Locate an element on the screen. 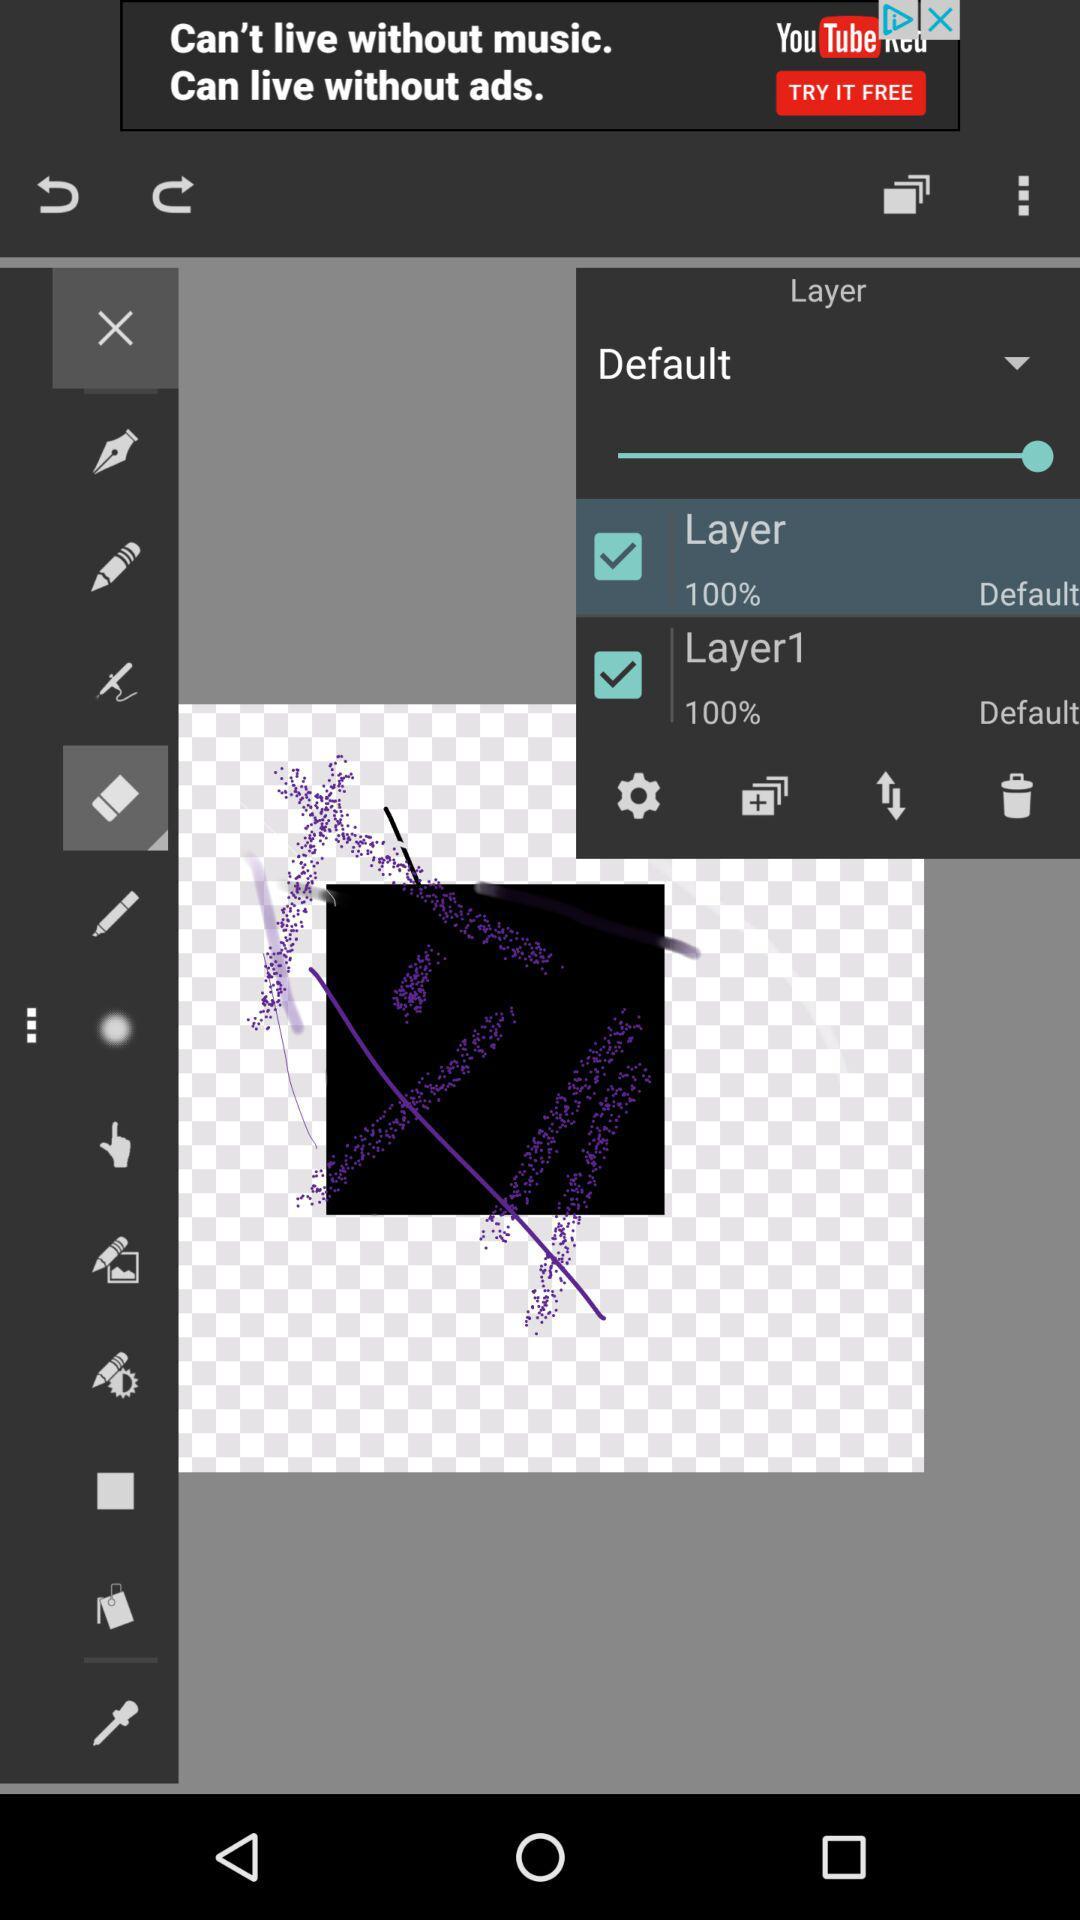 The height and width of the screenshot is (1920, 1080). the delete icon is located at coordinates (1017, 794).